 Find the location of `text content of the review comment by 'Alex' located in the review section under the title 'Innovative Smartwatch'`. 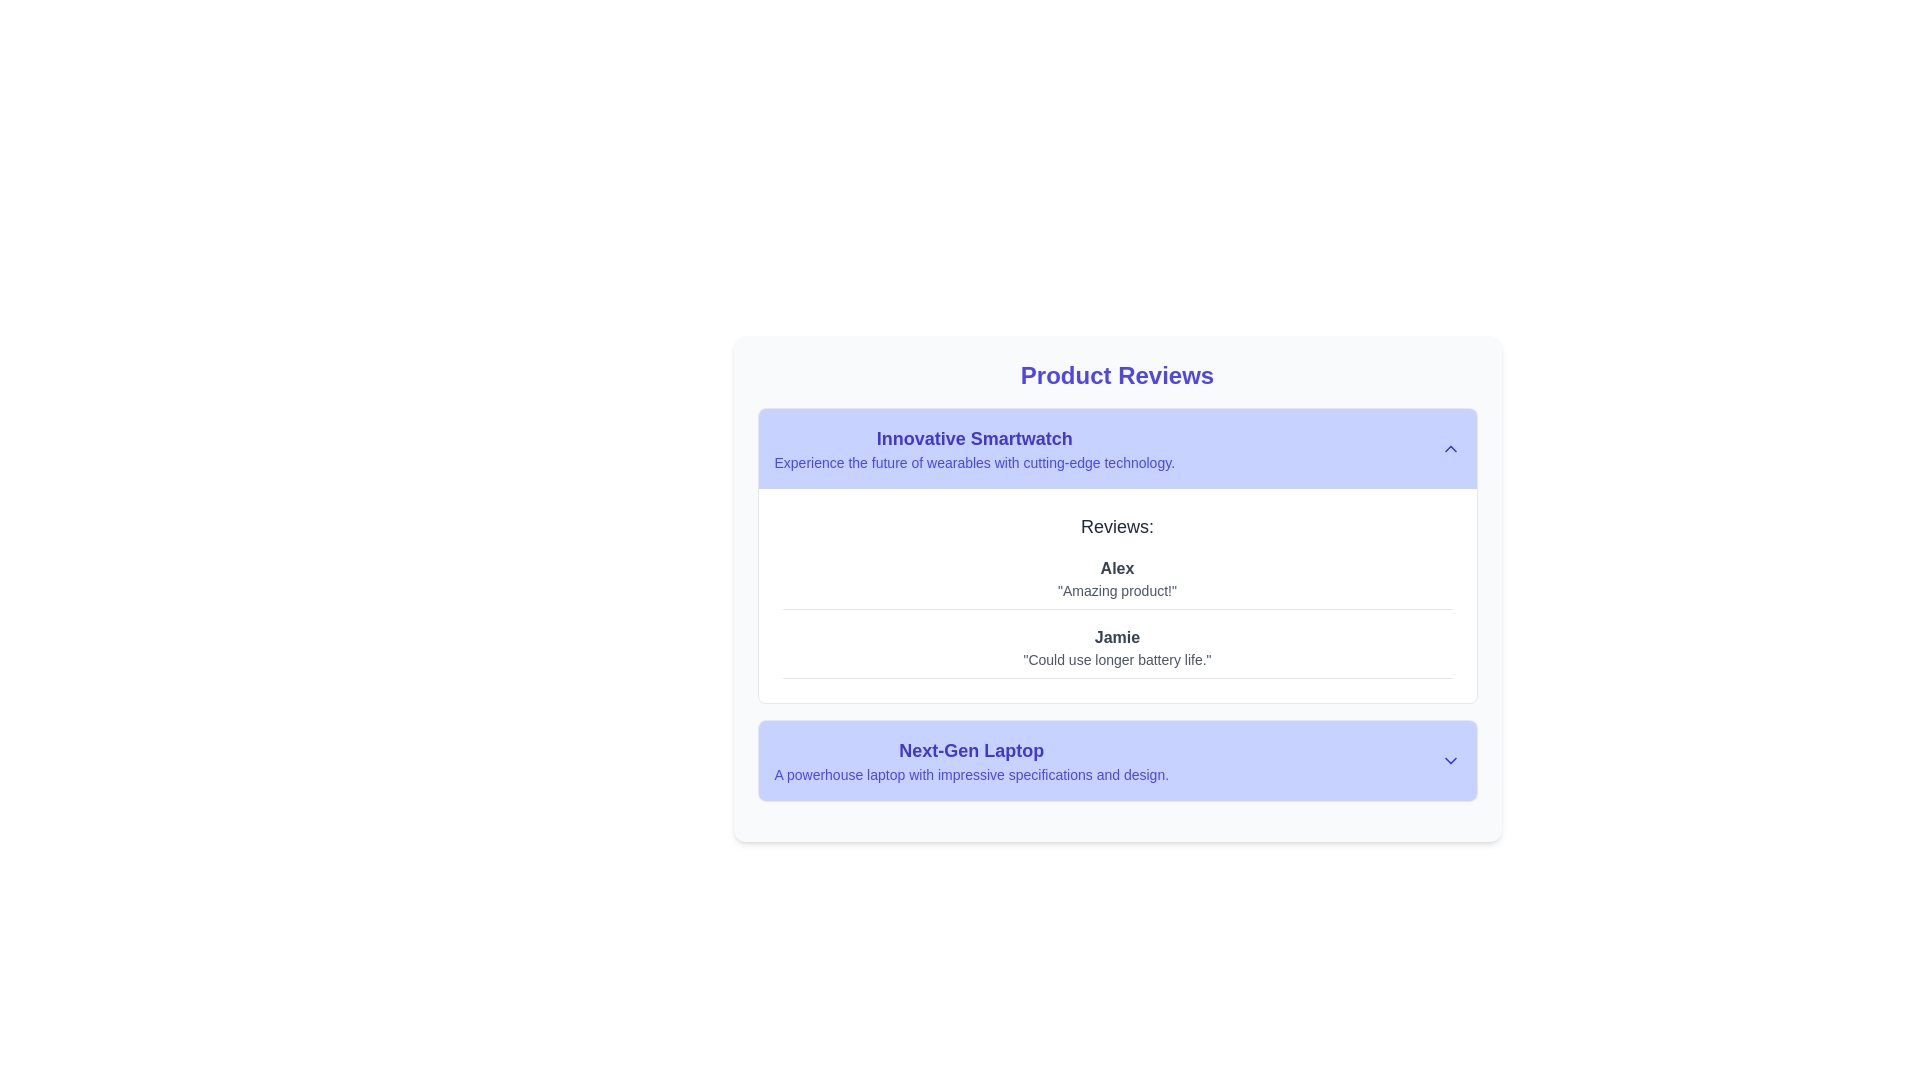

text content of the review comment by 'Alex' located in the review section under the title 'Innovative Smartwatch' is located at coordinates (1116, 589).